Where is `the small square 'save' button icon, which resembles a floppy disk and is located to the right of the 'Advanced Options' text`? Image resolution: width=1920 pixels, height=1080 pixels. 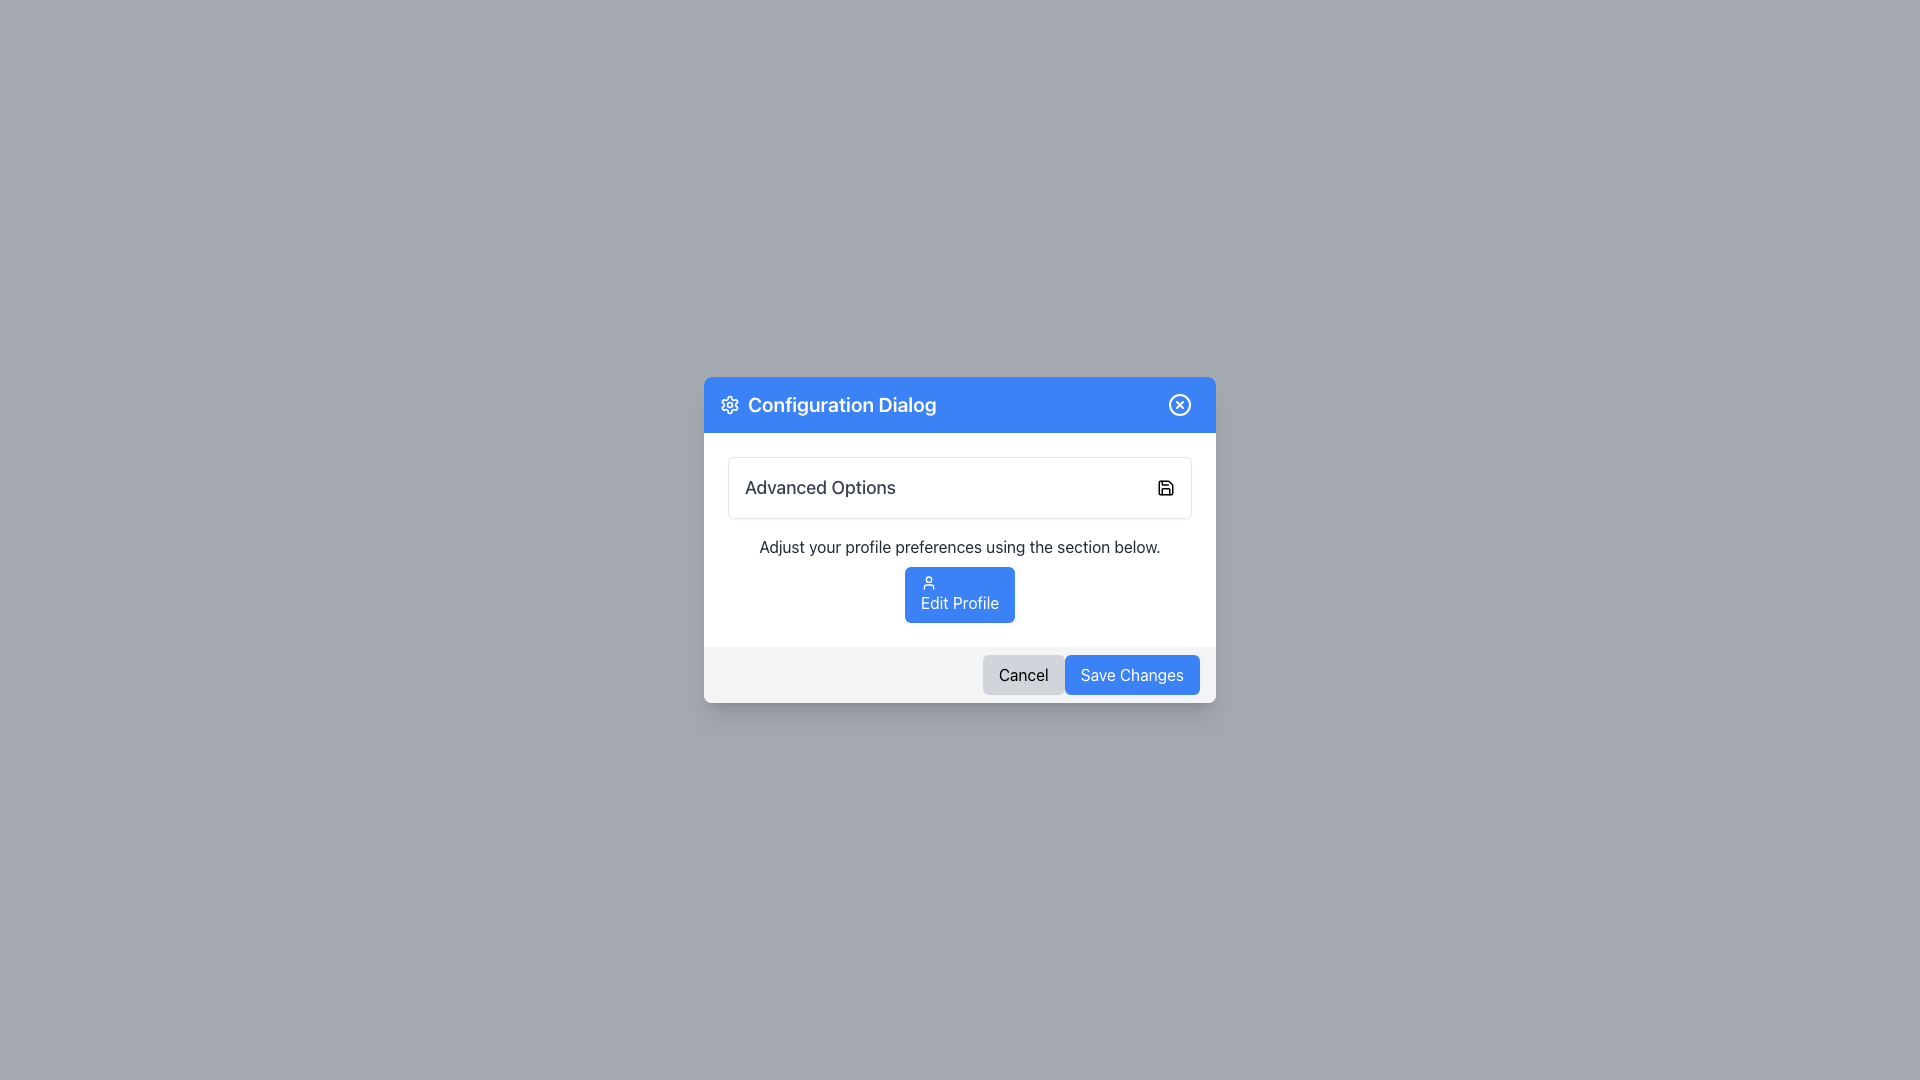 the small square 'save' button icon, which resembles a floppy disk and is located to the right of the 'Advanced Options' text is located at coordinates (1166, 488).